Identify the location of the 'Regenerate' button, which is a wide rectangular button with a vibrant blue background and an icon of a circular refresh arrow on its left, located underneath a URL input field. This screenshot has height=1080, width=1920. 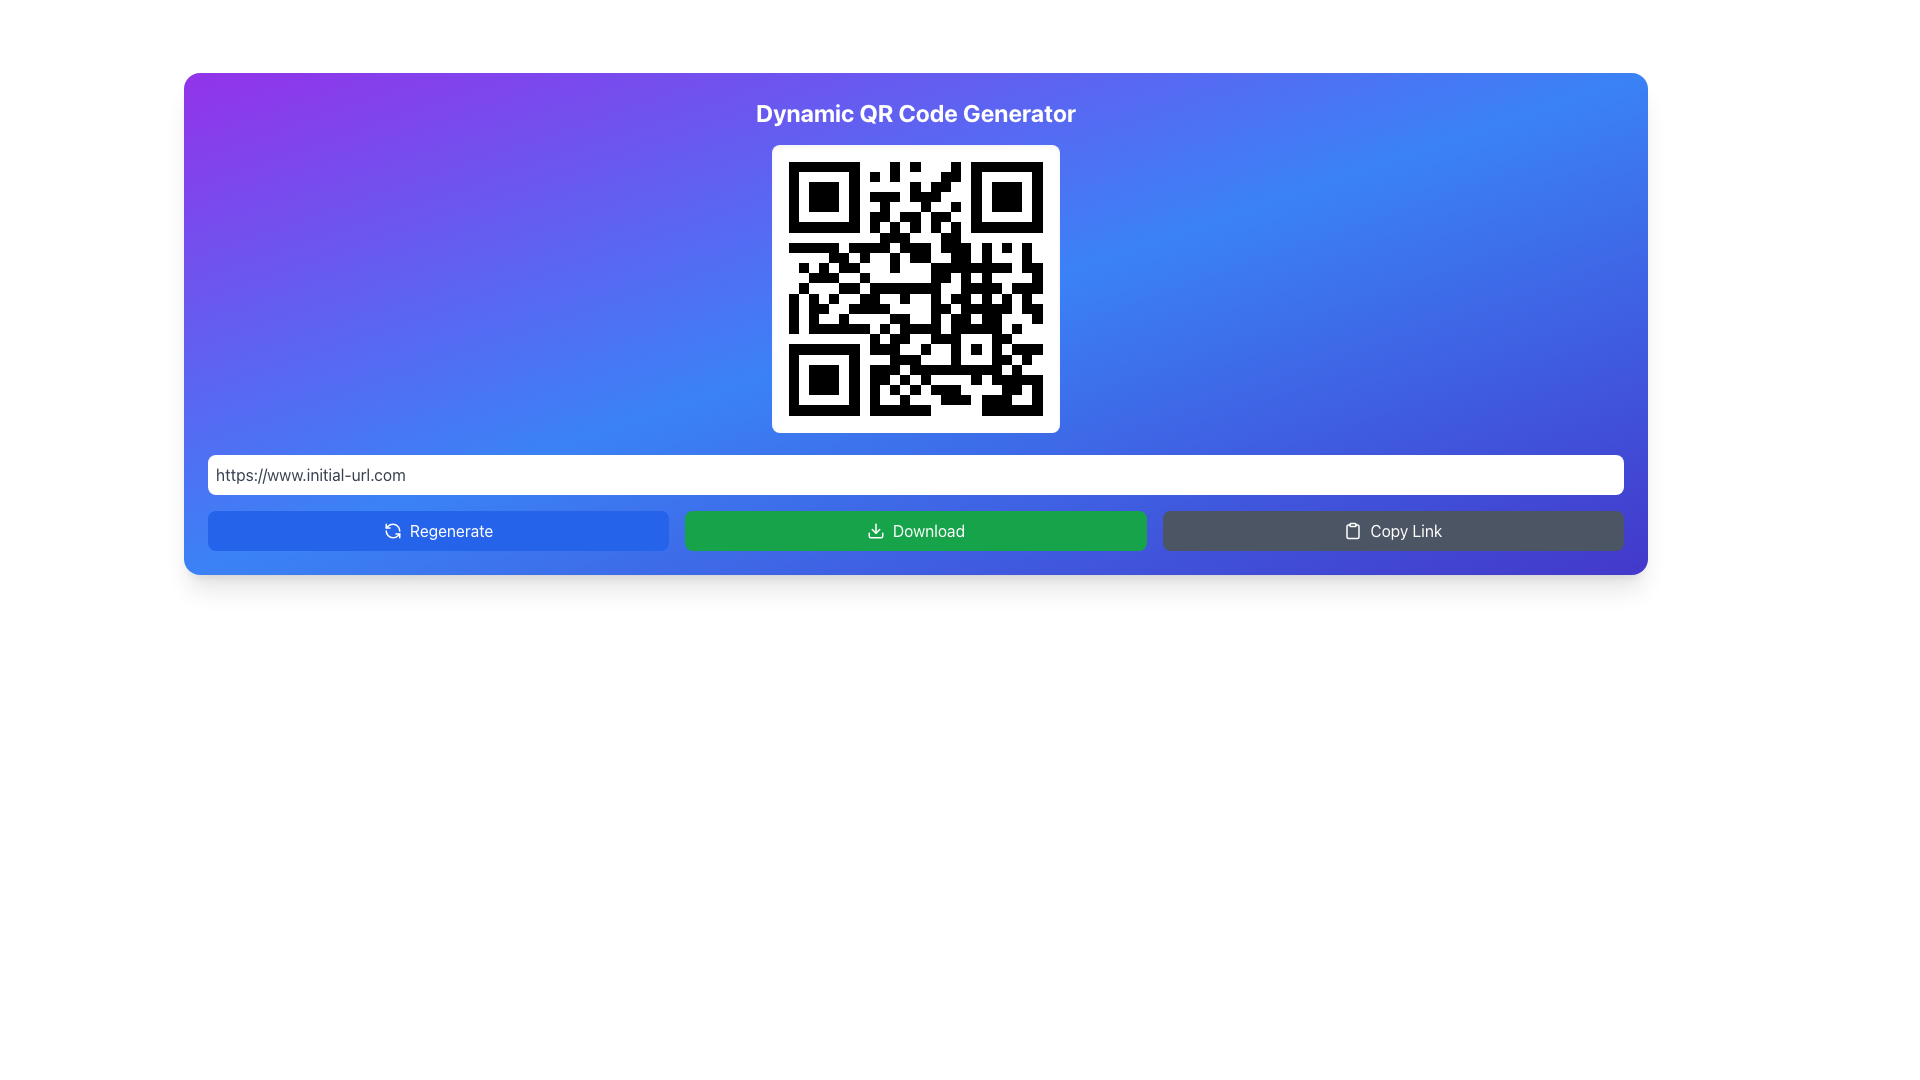
(437, 530).